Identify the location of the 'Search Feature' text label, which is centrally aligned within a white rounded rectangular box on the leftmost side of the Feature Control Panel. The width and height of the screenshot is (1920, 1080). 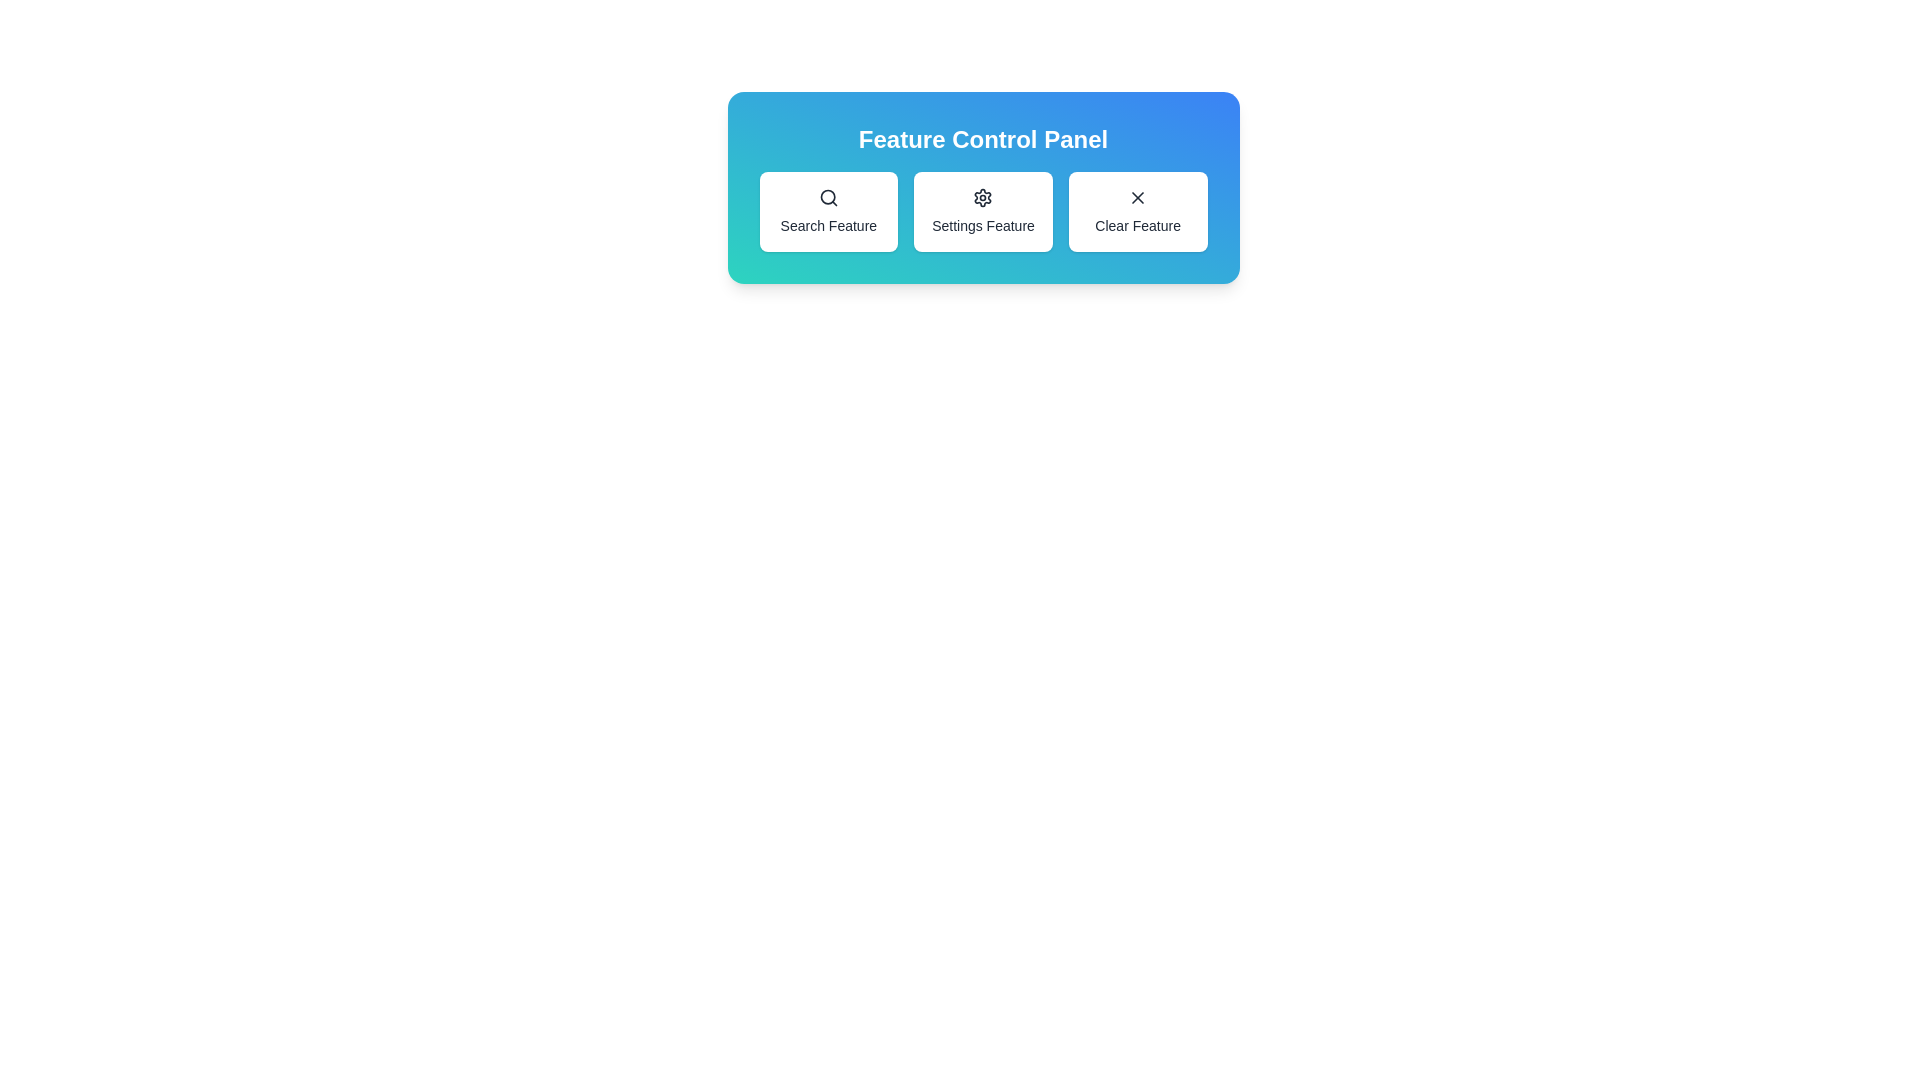
(828, 225).